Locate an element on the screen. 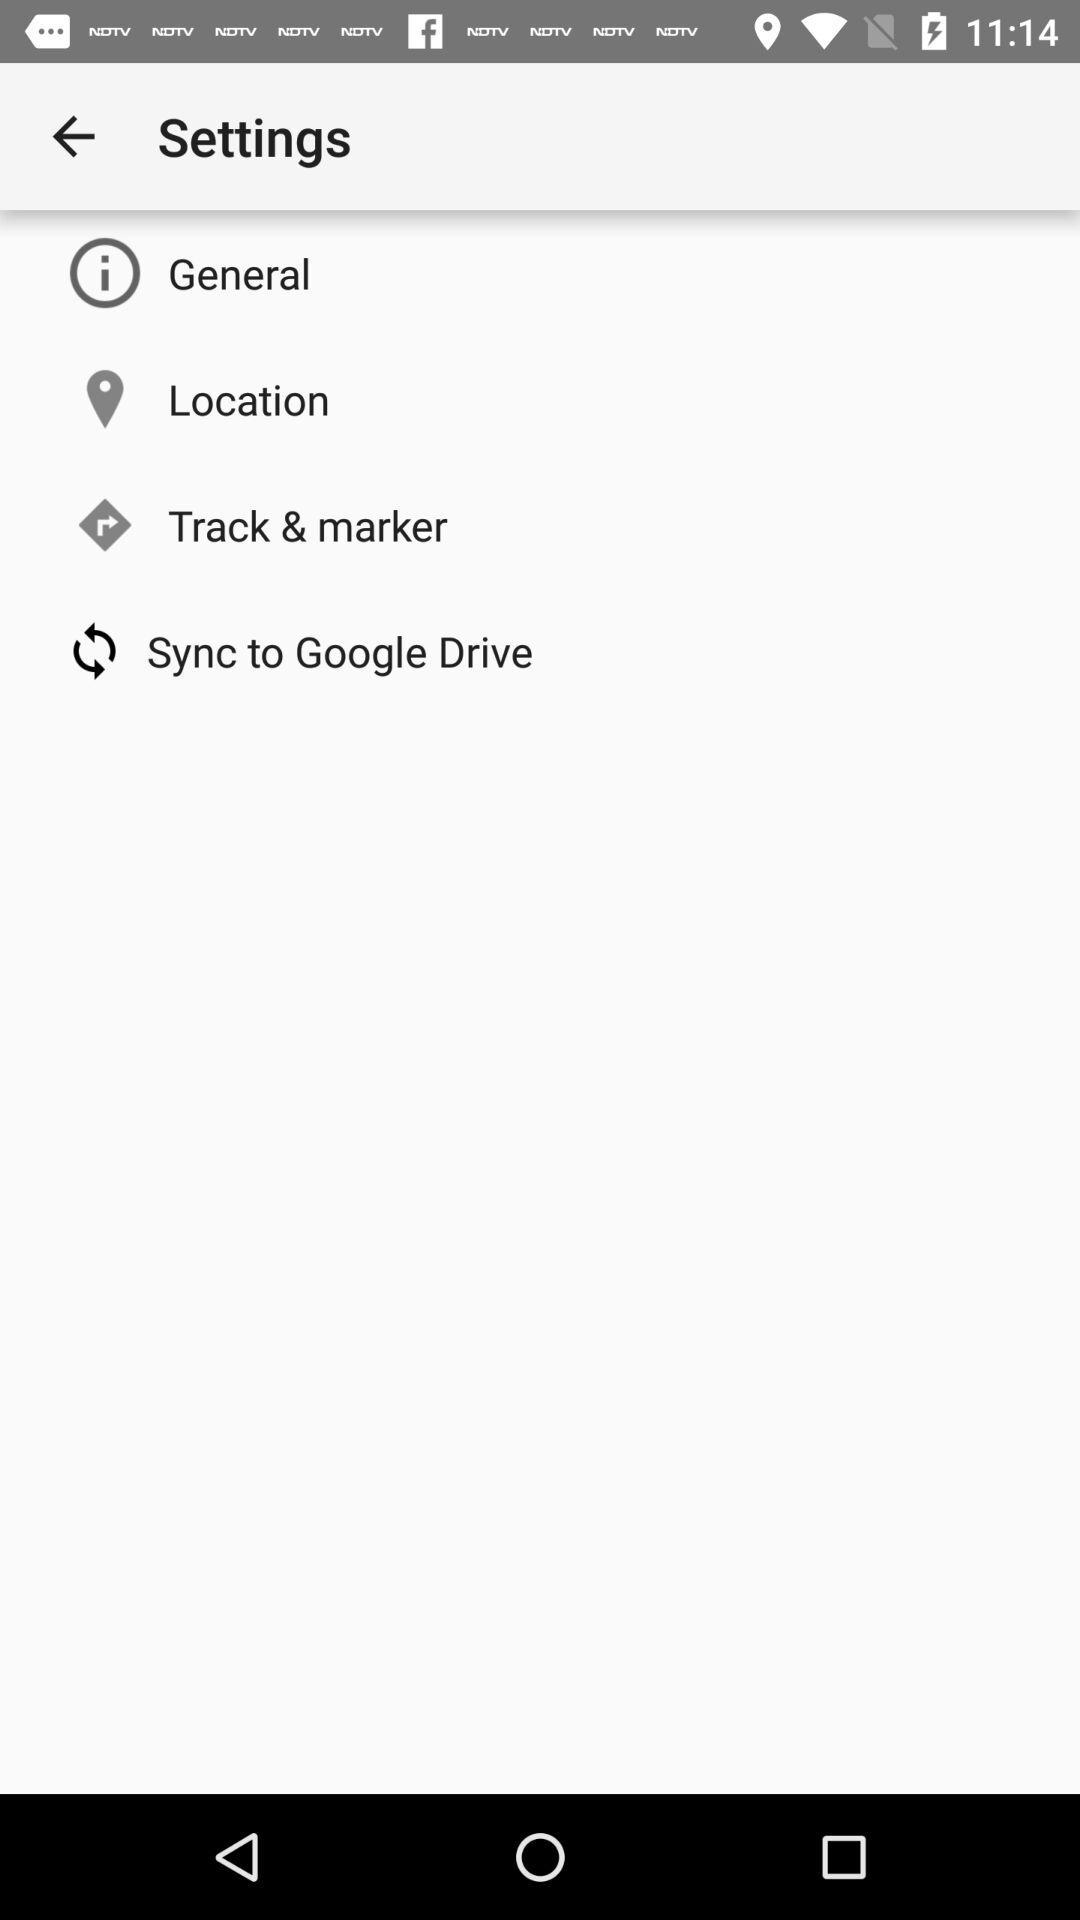  location item is located at coordinates (248, 398).